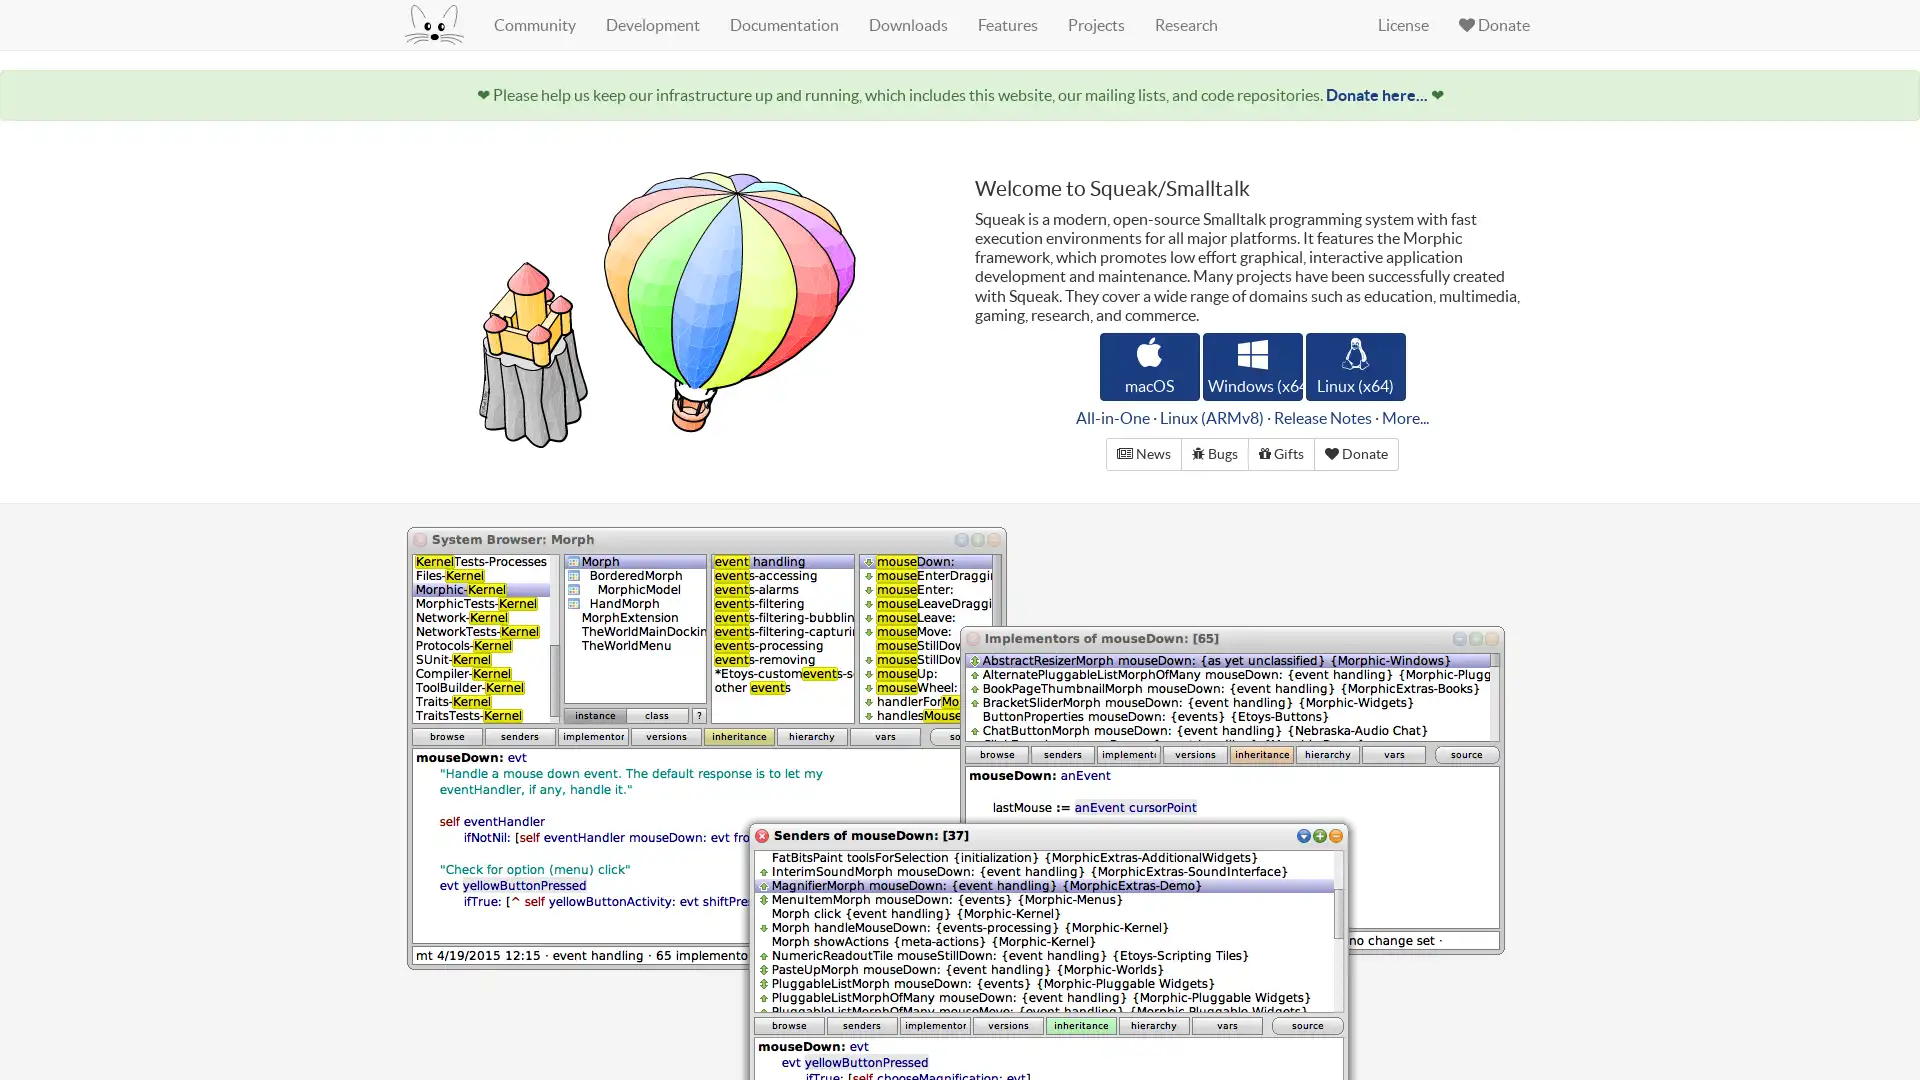 The height and width of the screenshot is (1080, 1920). What do you see at coordinates (1143, 453) in the screenshot?
I see `News` at bounding box center [1143, 453].